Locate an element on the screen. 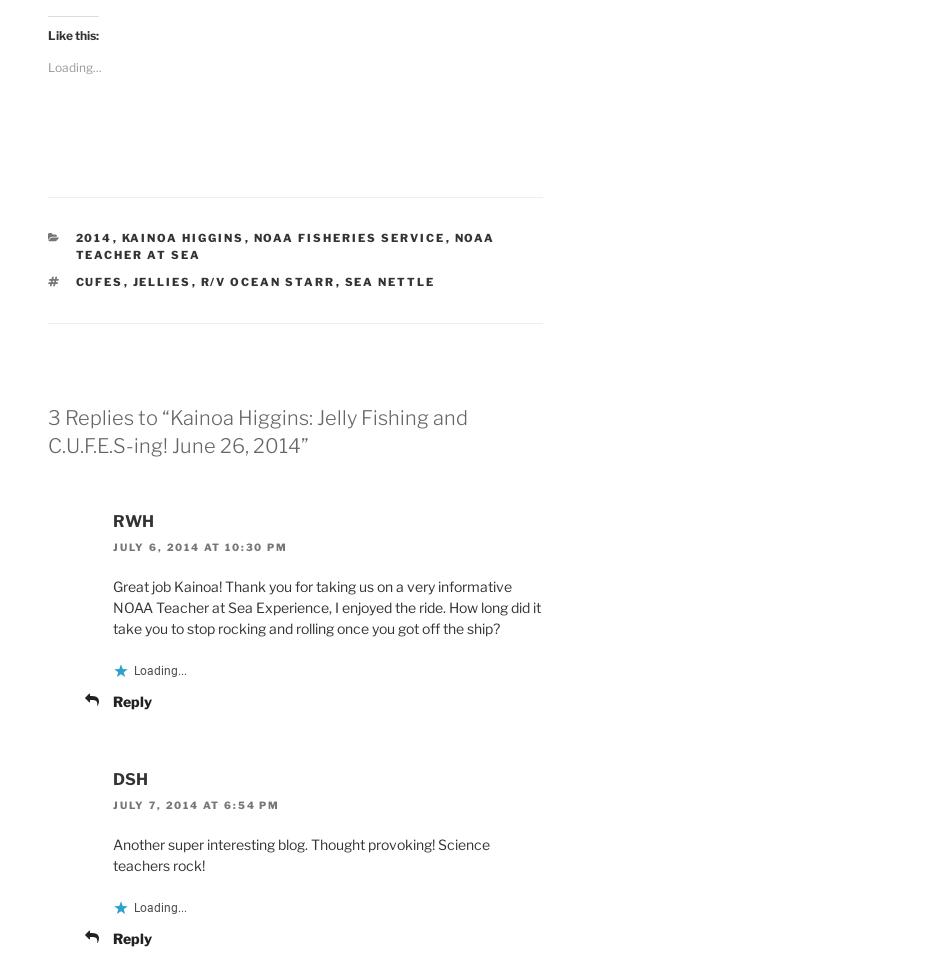  'July 7, 2014 at 6:54 pm' is located at coordinates (195, 804).